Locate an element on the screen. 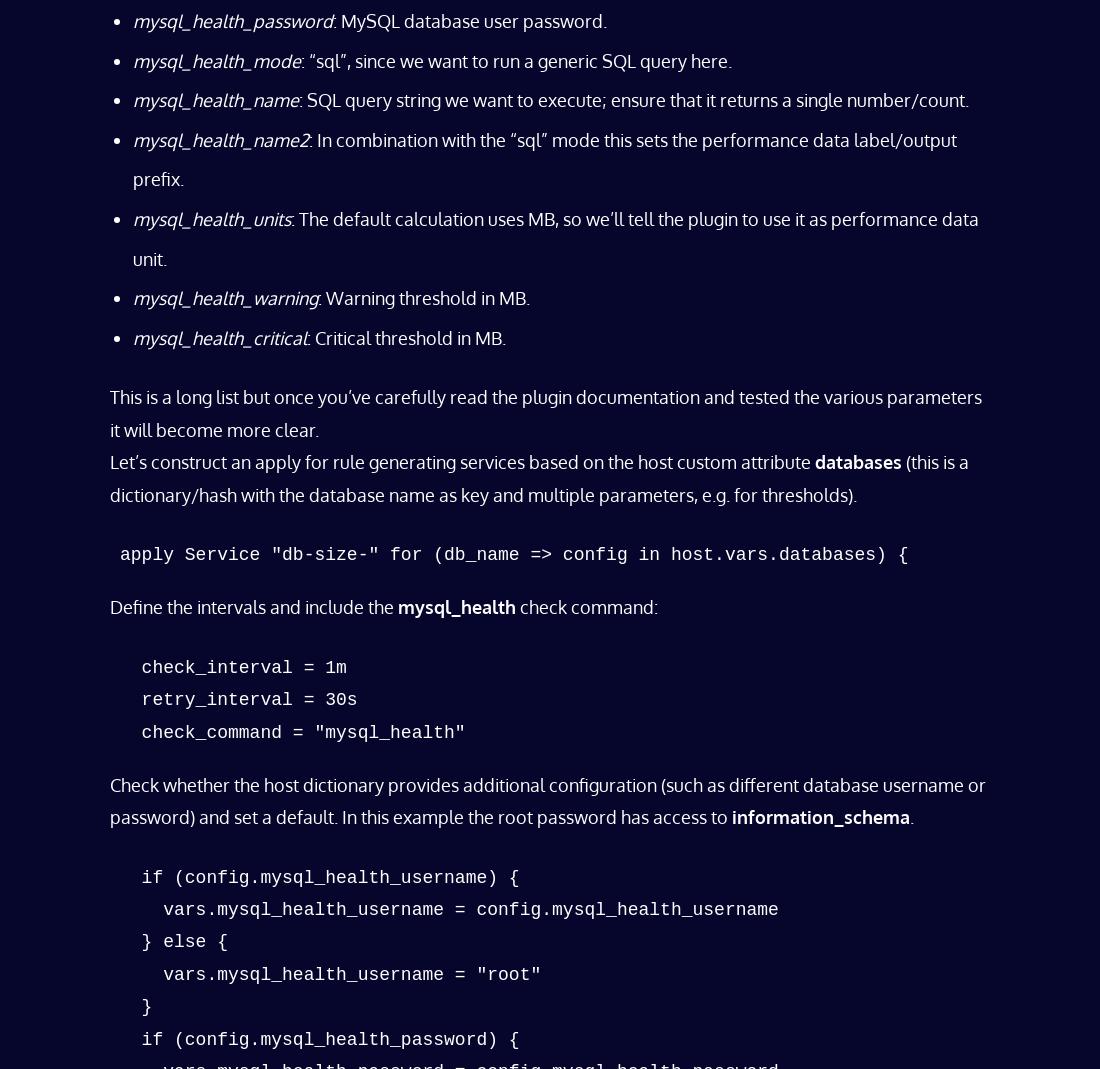 Image resolution: width=1100 pixels, height=1069 pixels. 'Define the intervals and include the' is located at coordinates (253, 606).